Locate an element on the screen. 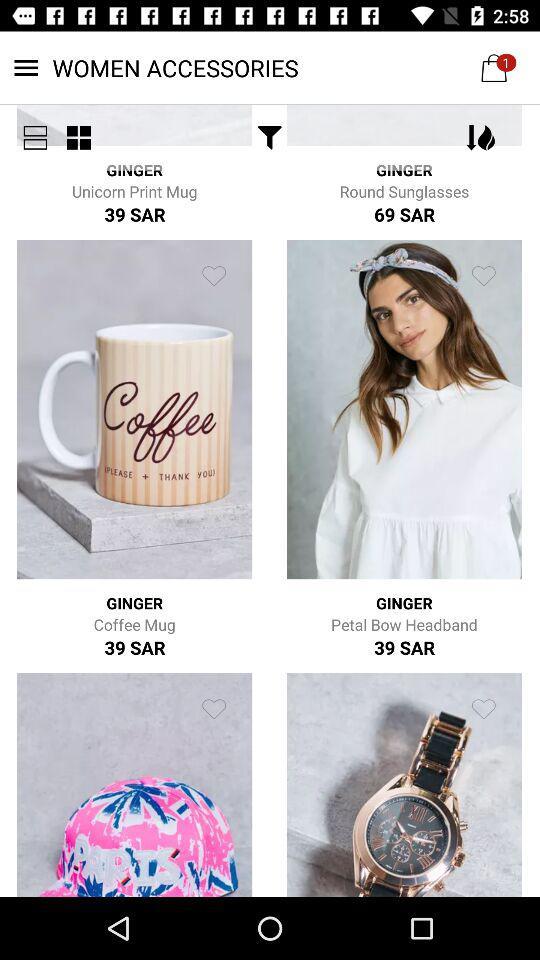 Image resolution: width=540 pixels, height=960 pixels. icon below the women accessories item is located at coordinates (35, 136).